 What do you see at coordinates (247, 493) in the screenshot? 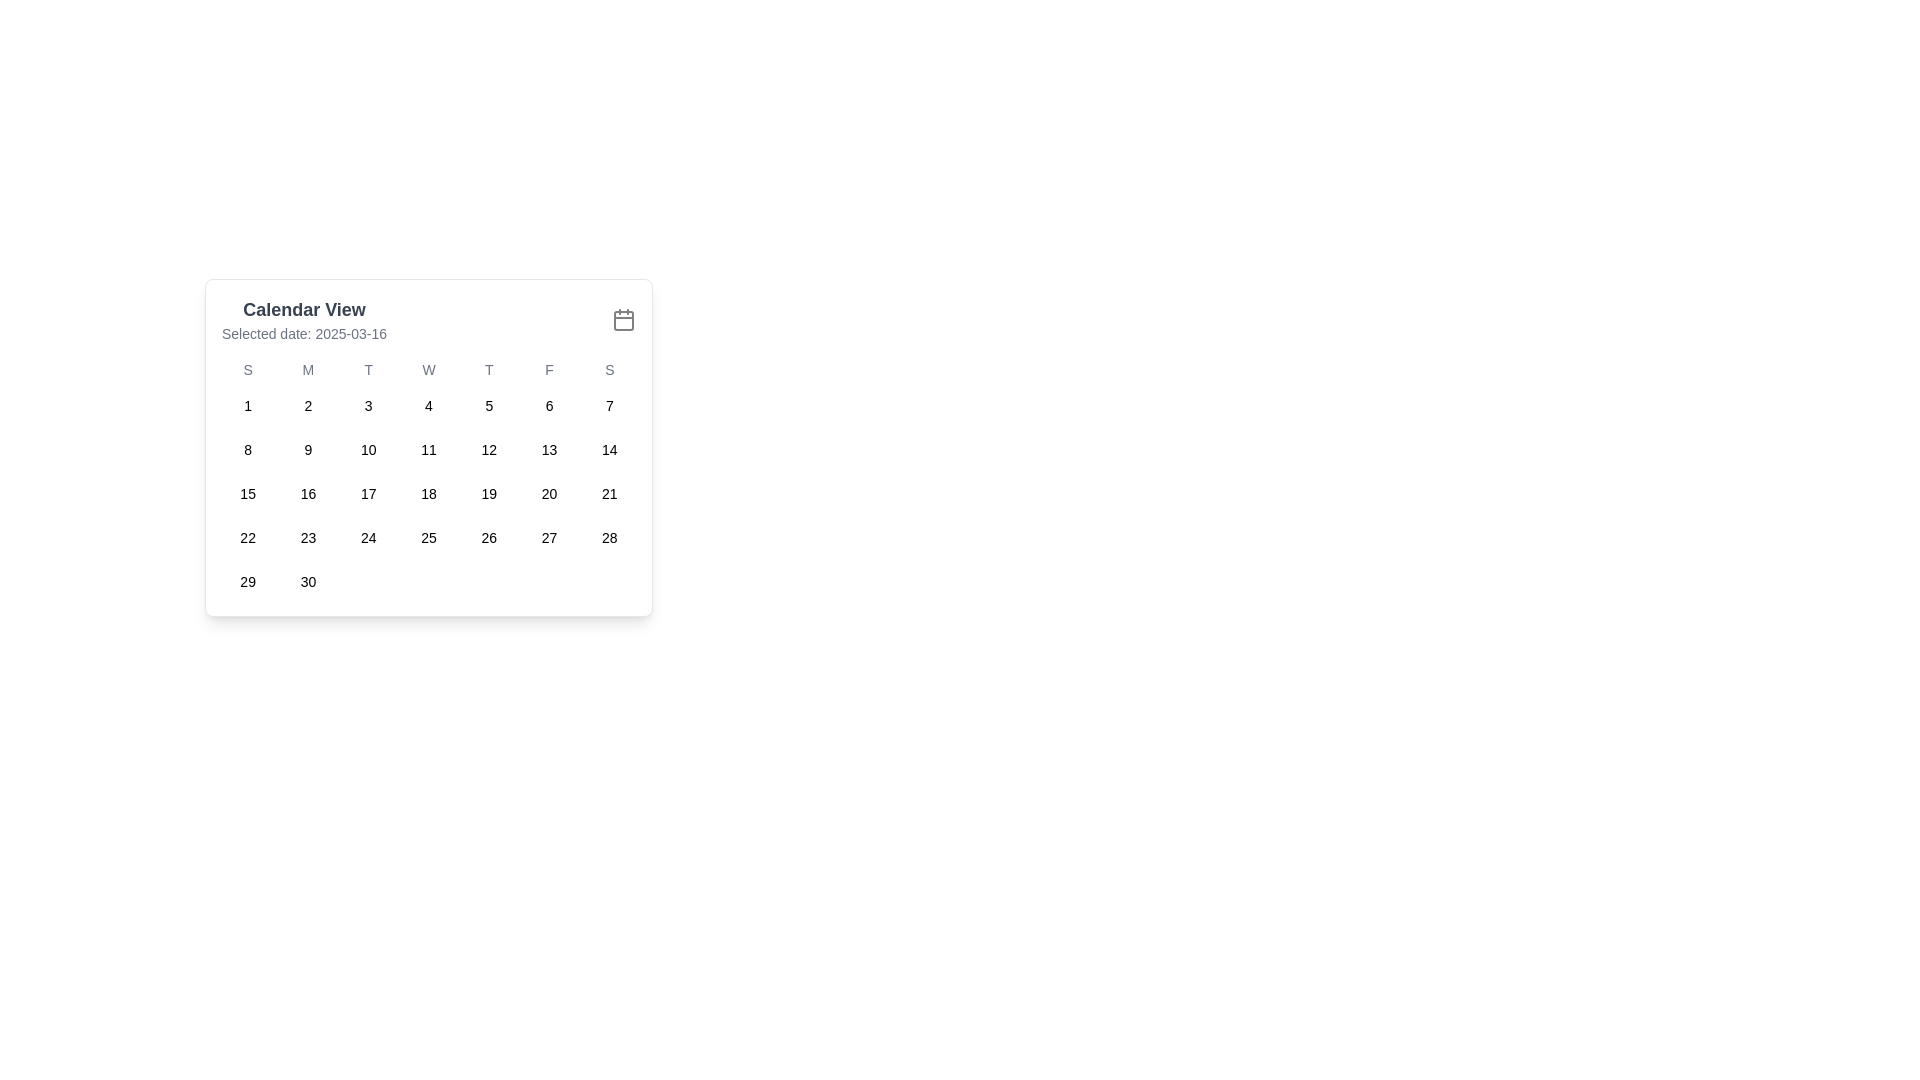
I see `to select the calendar day cell displaying the date '15' in the grid-like calendar interface` at bounding box center [247, 493].